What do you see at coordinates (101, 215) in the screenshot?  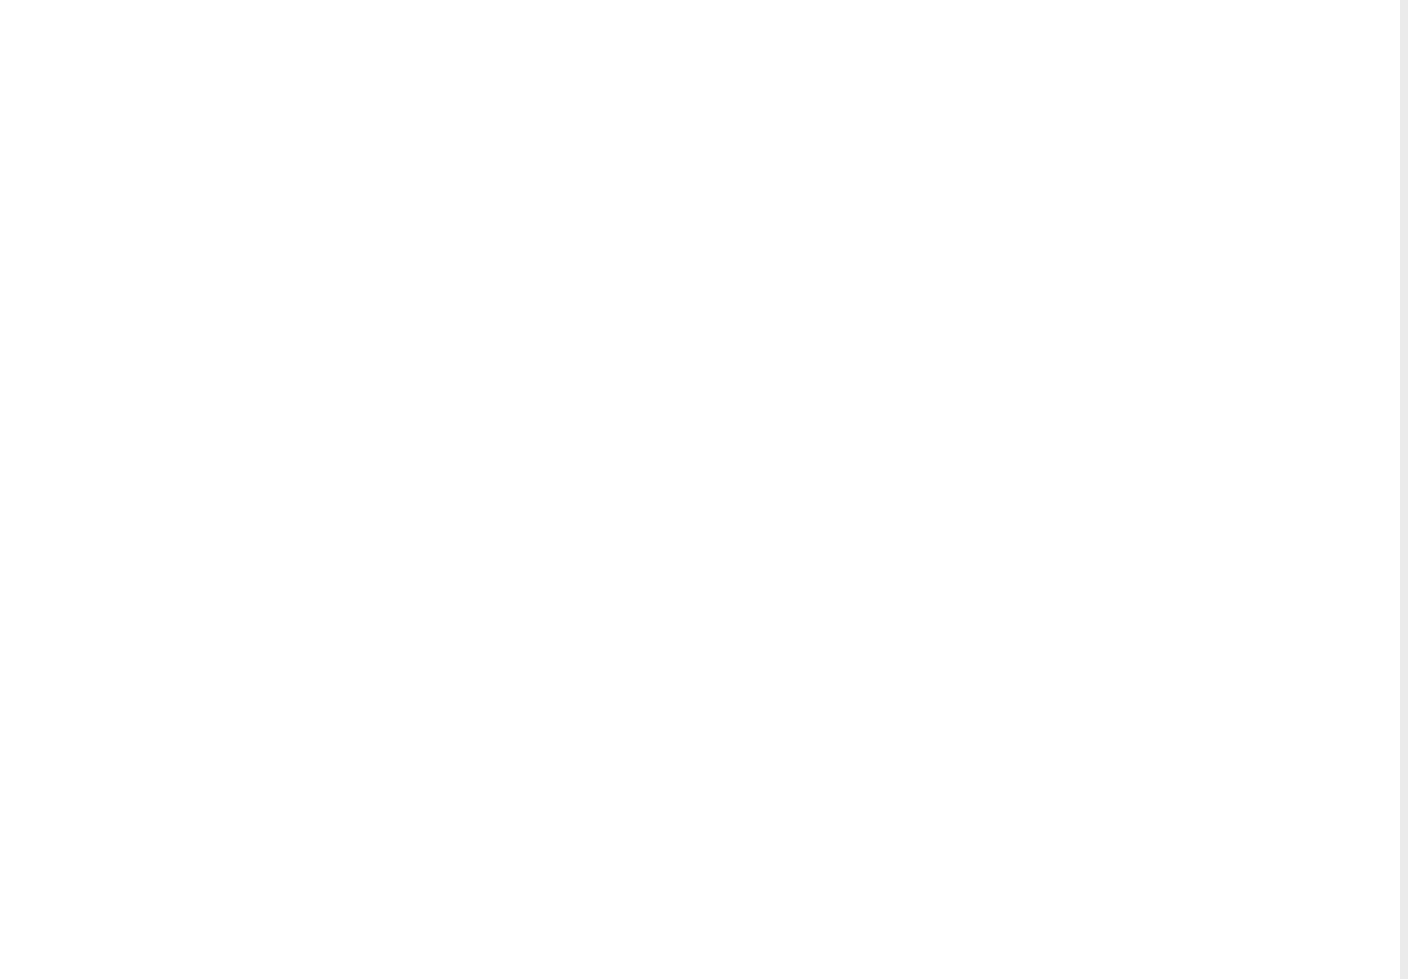 I see `'Blog'` at bounding box center [101, 215].